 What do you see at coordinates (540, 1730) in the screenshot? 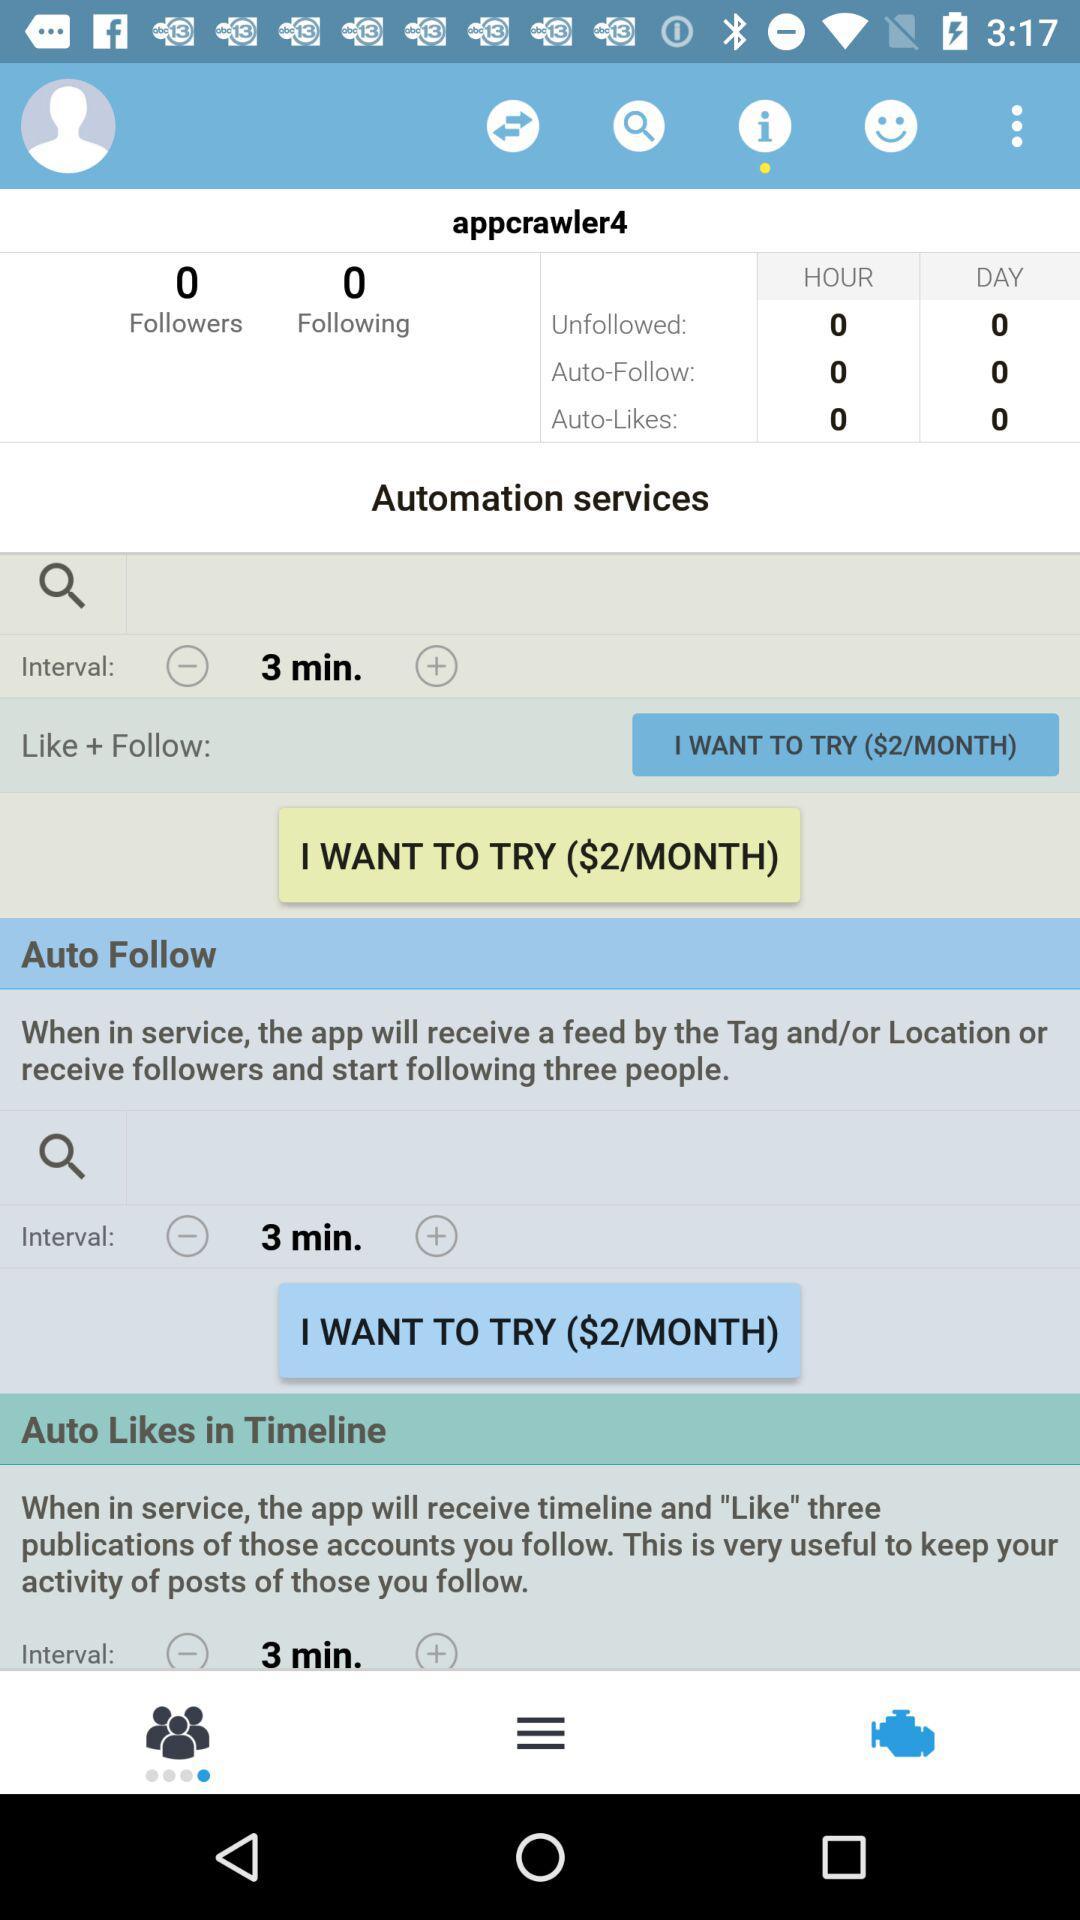
I see `the more icon` at bounding box center [540, 1730].